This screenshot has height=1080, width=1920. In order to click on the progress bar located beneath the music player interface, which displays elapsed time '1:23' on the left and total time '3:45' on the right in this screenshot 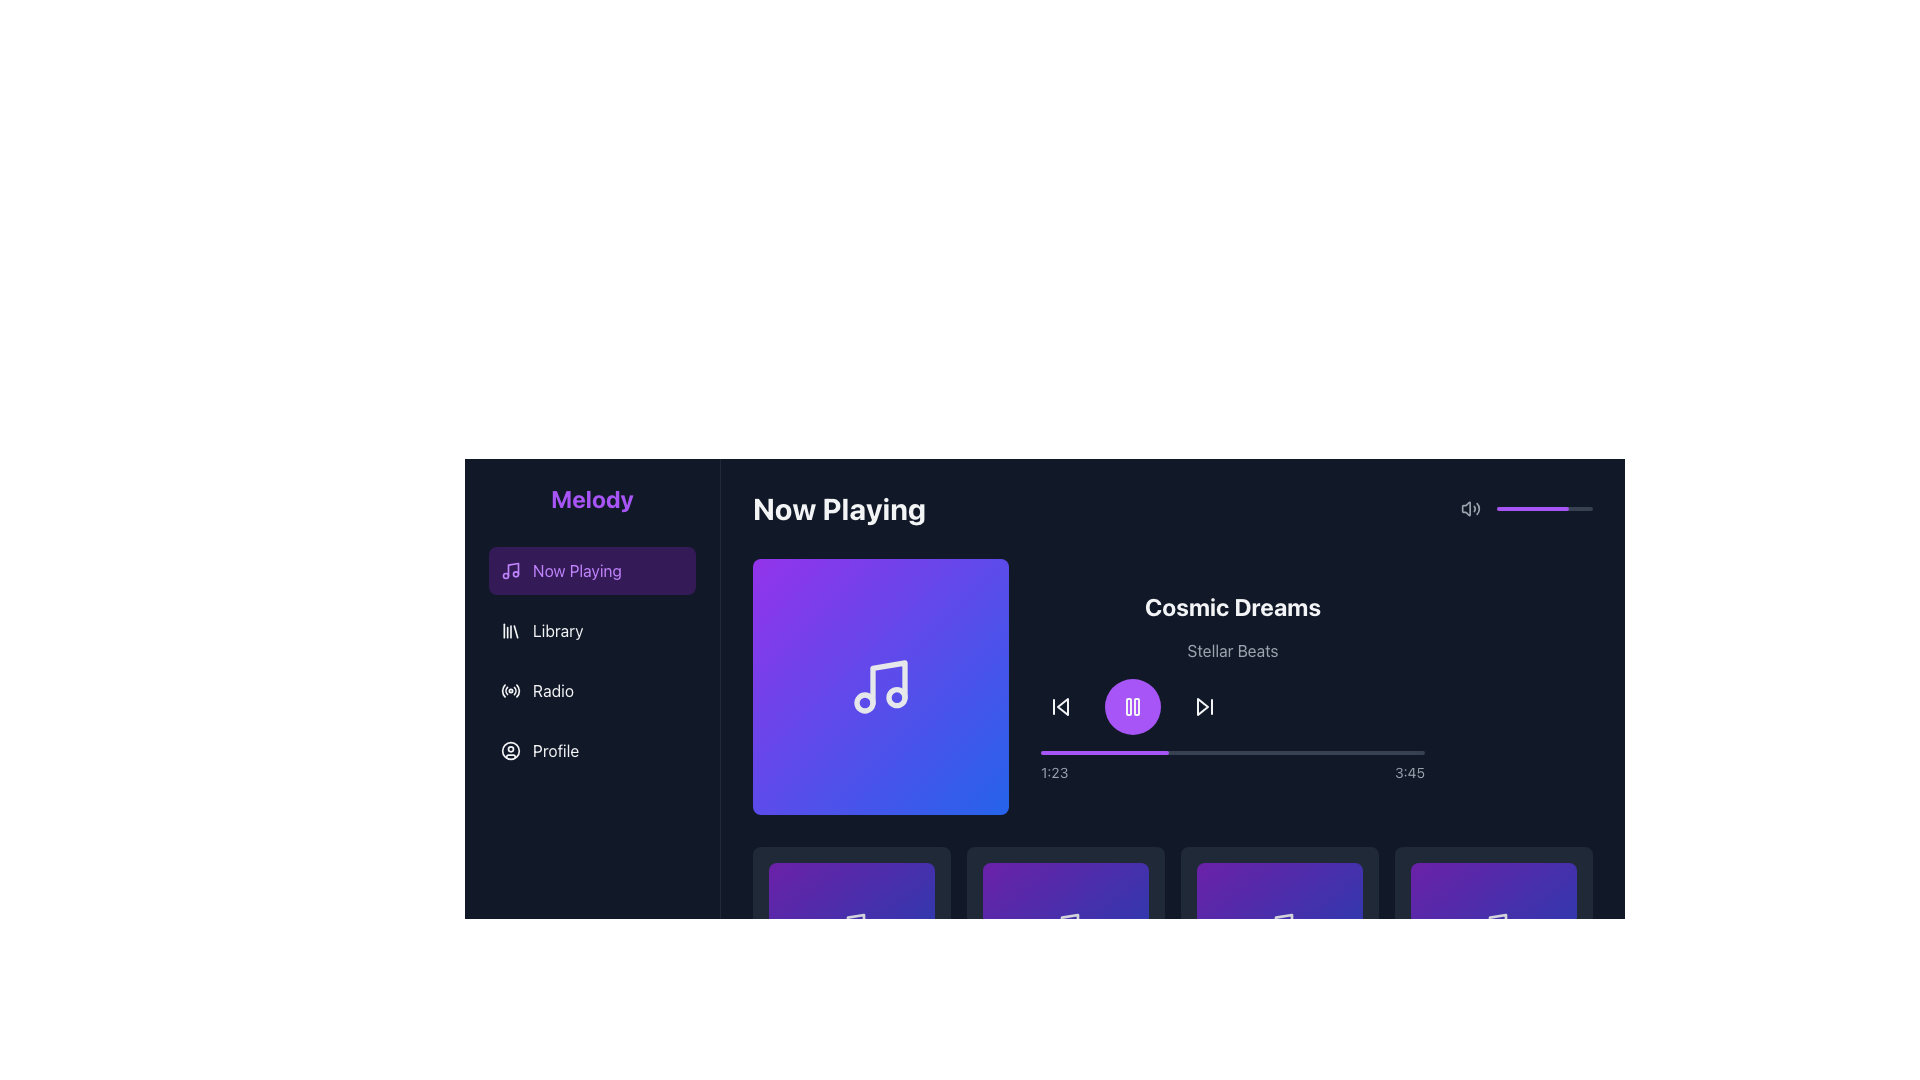, I will do `click(1232, 766)`.